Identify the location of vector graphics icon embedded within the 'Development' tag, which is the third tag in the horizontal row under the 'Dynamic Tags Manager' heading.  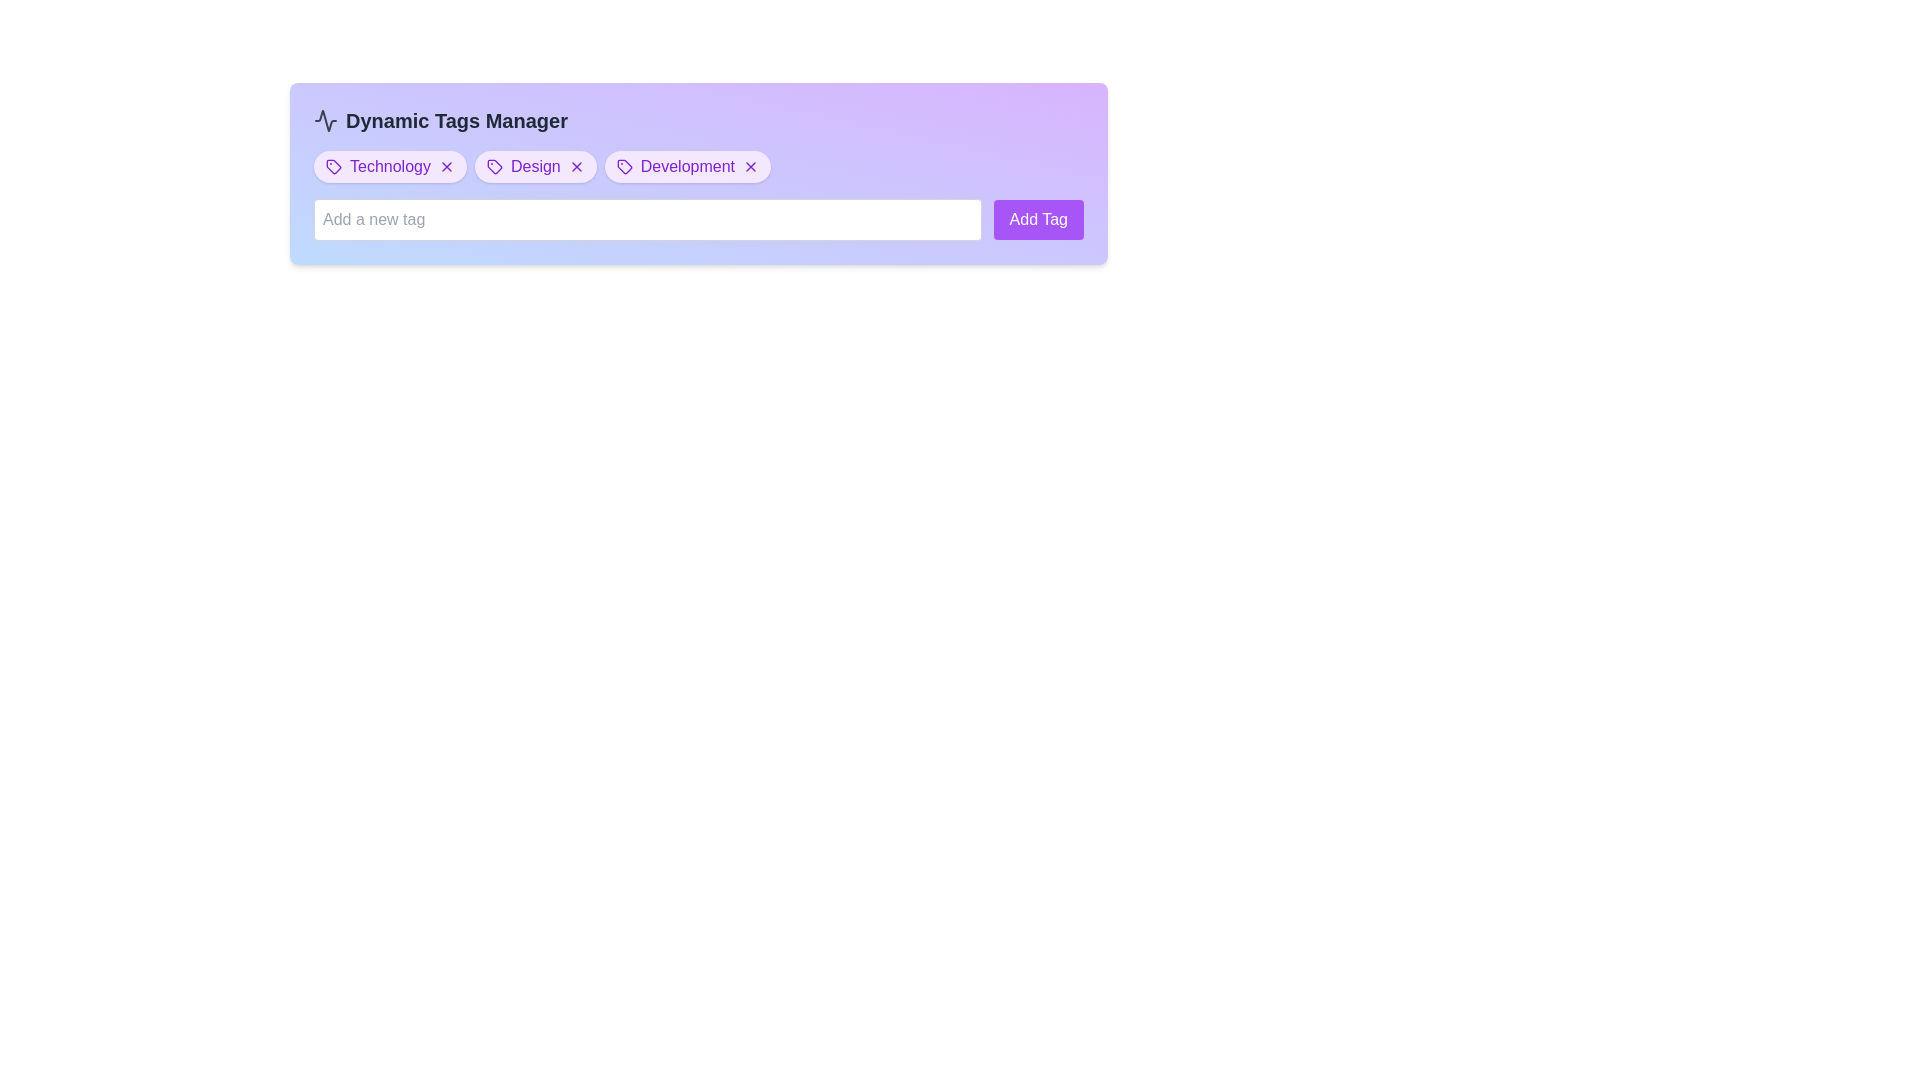
(623, 165).